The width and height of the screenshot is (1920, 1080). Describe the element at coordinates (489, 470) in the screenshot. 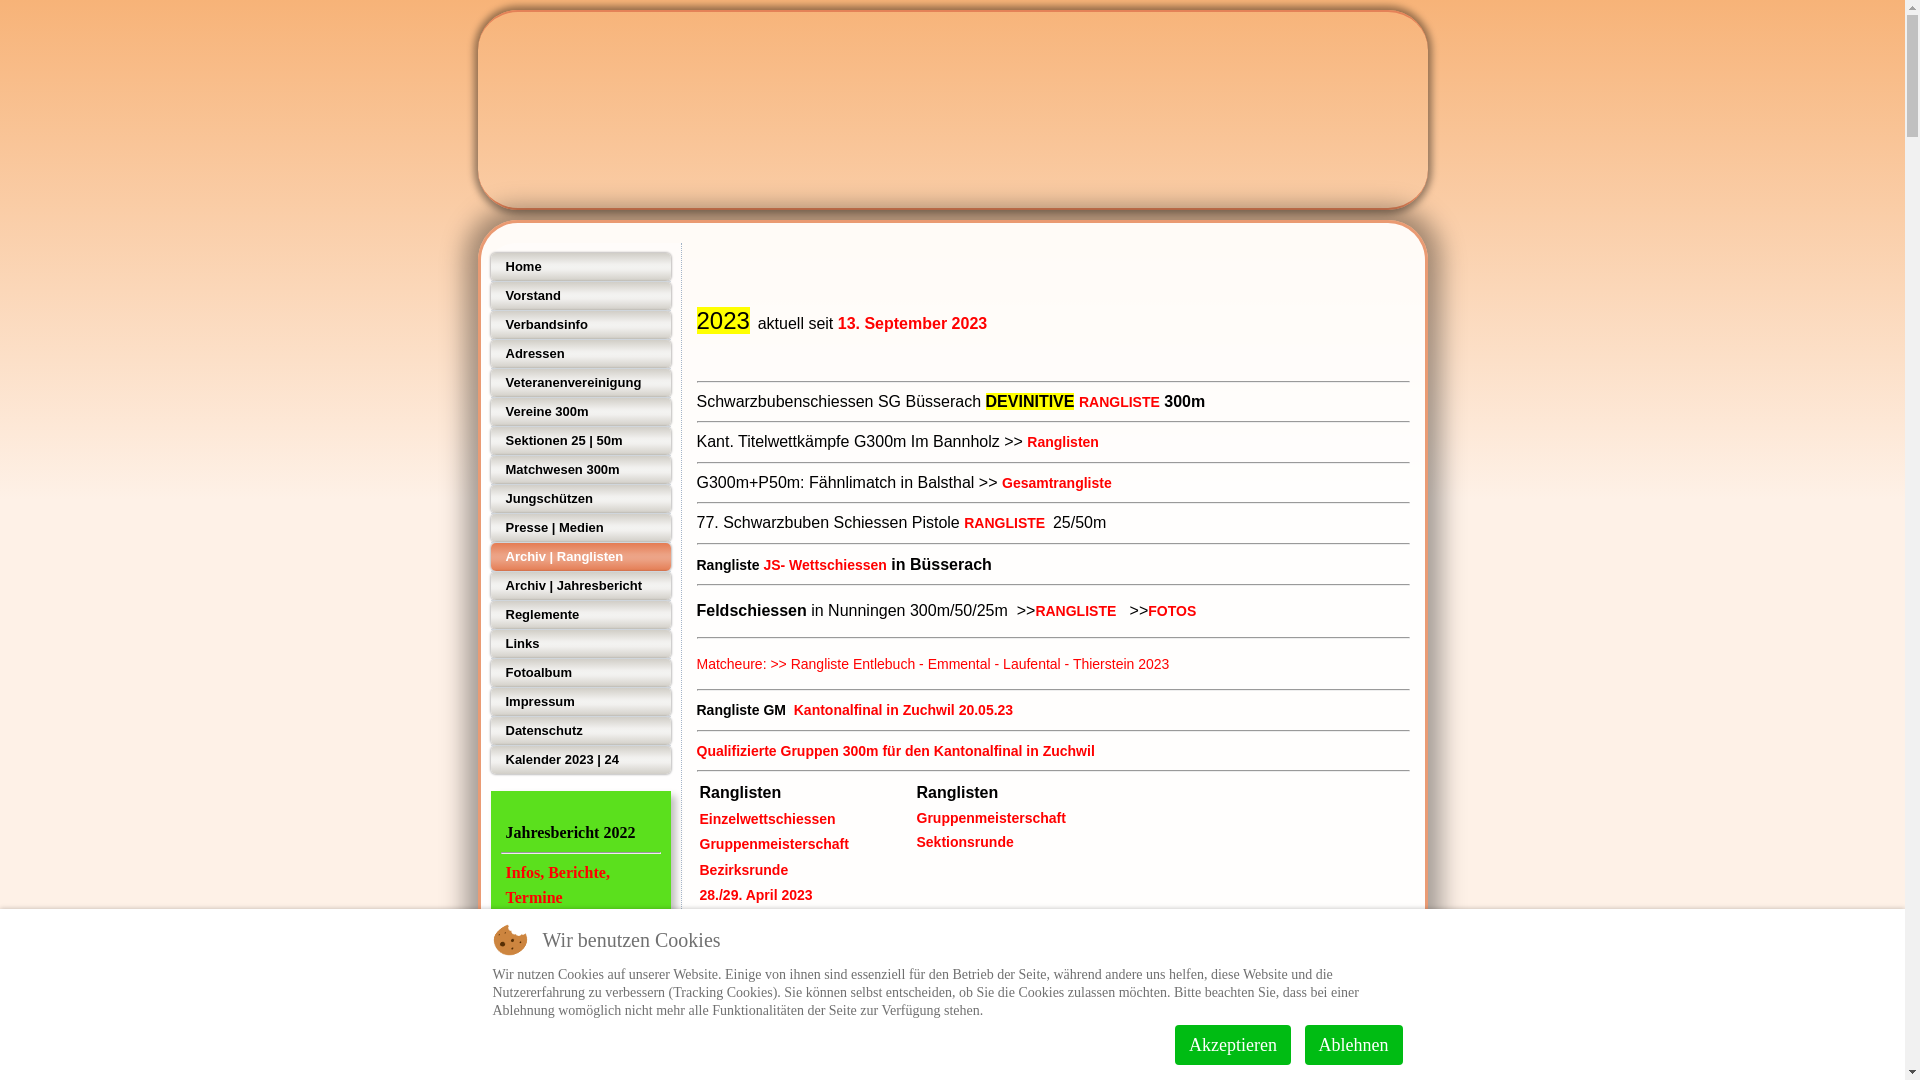

I see `'Matchwesen 300m'` at that location.